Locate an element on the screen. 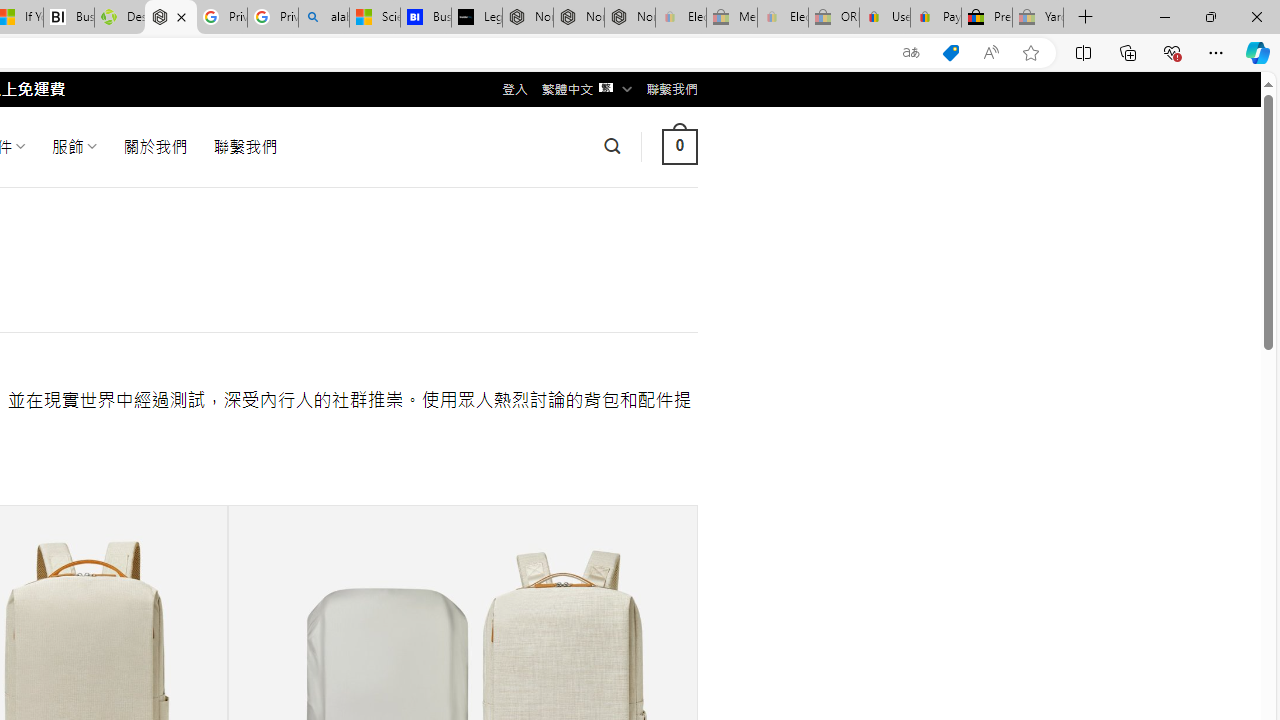 The height and width of the screenshot is (720, 1280). 'Show translate options' is located at coordinates (909, 52).